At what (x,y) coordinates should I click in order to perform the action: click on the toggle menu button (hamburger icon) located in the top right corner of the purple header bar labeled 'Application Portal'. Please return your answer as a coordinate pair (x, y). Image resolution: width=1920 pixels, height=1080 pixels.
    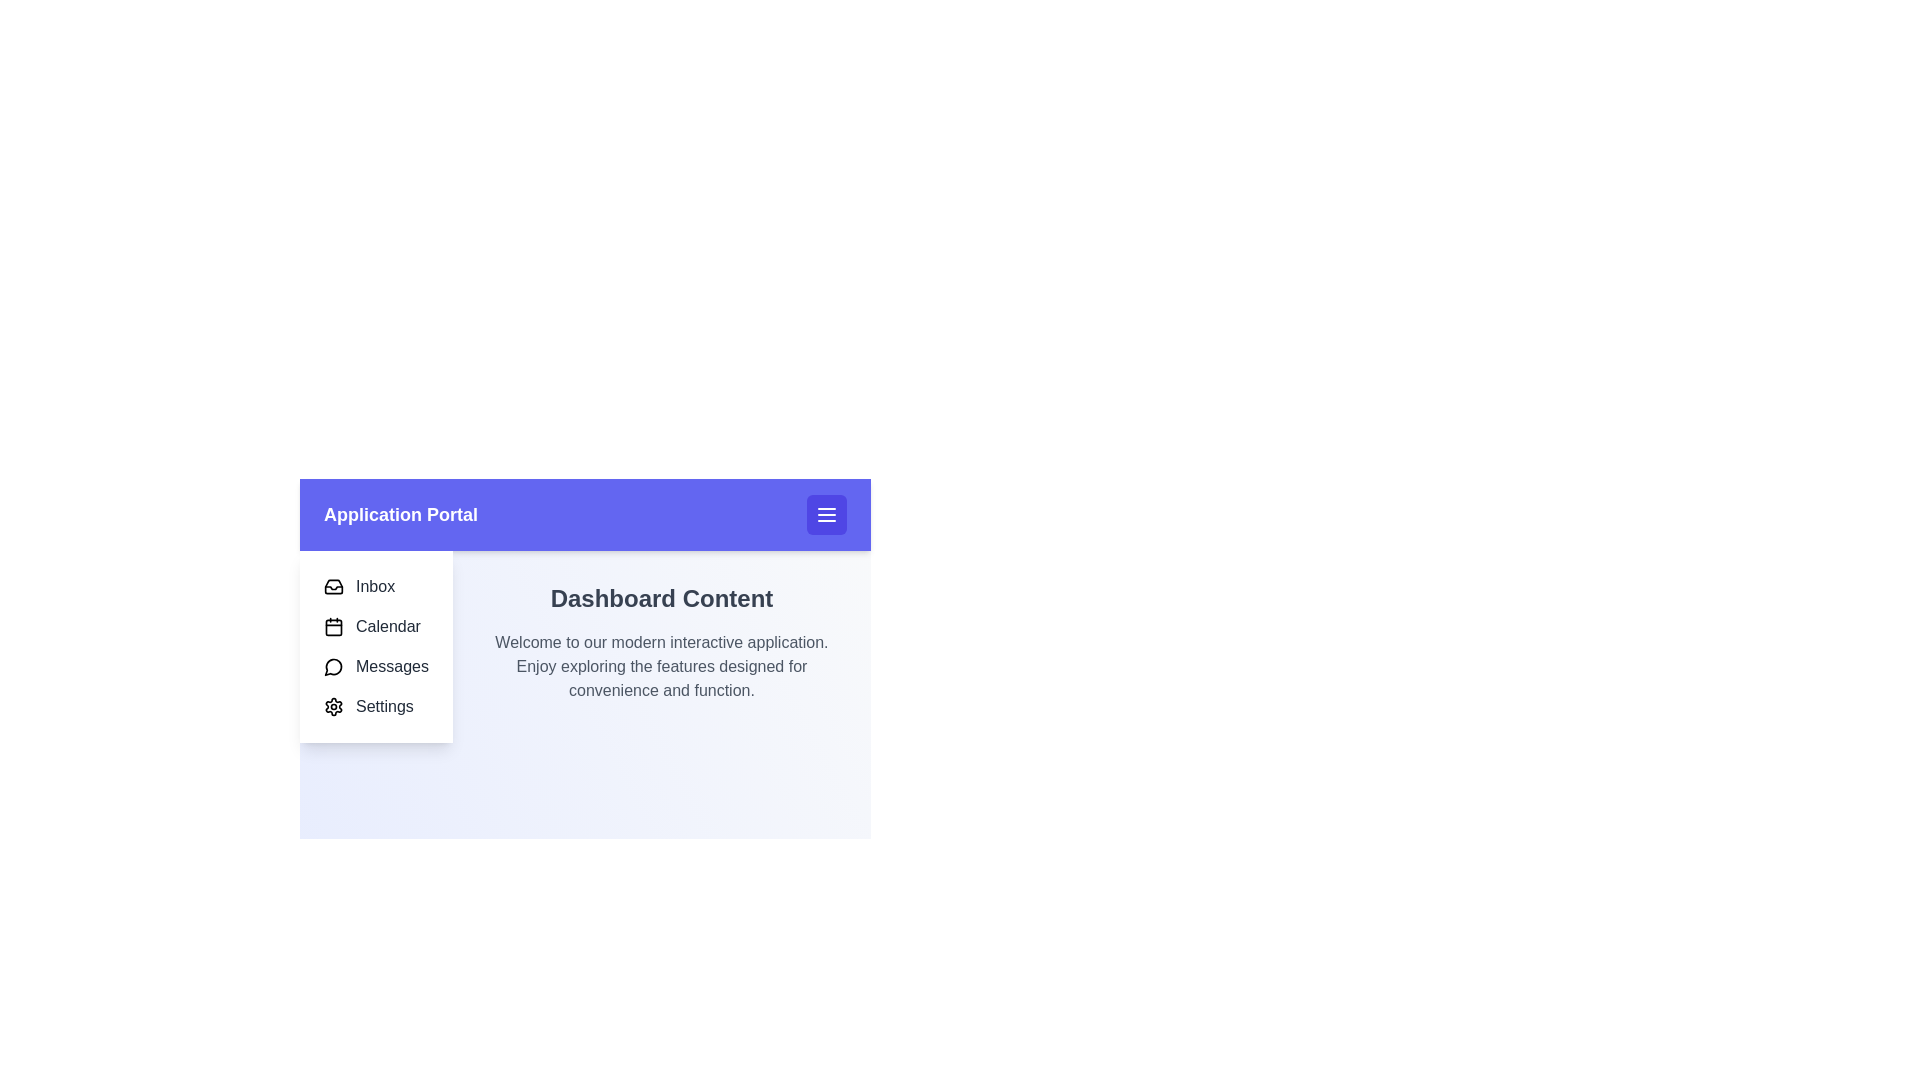
    Looking at the image, I should click on (826, 514).